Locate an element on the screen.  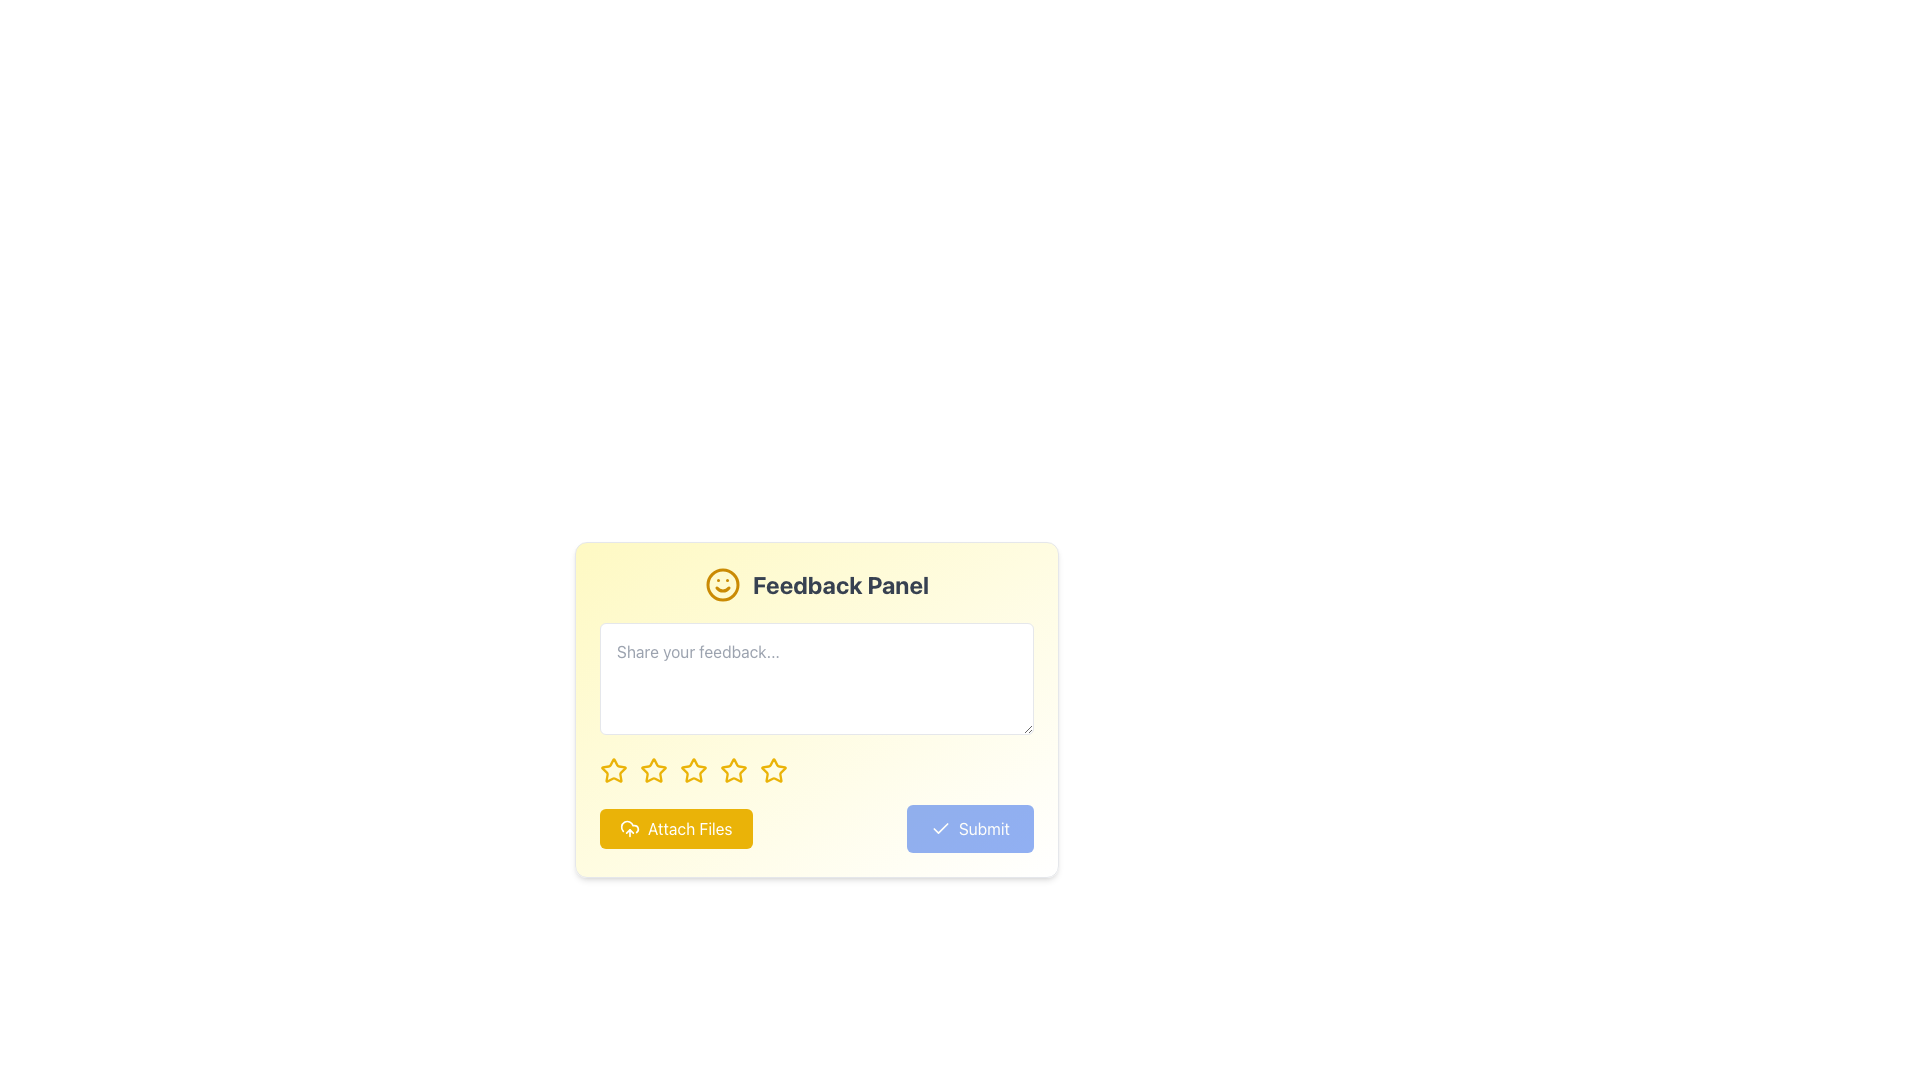
text label that says 'Attach Files' located in the Feedback Panel, which is styled in white text on a yellow background, positioned below the star rating icons and to the left of the blue 'Submit' button is located at coordinates (690, 829).